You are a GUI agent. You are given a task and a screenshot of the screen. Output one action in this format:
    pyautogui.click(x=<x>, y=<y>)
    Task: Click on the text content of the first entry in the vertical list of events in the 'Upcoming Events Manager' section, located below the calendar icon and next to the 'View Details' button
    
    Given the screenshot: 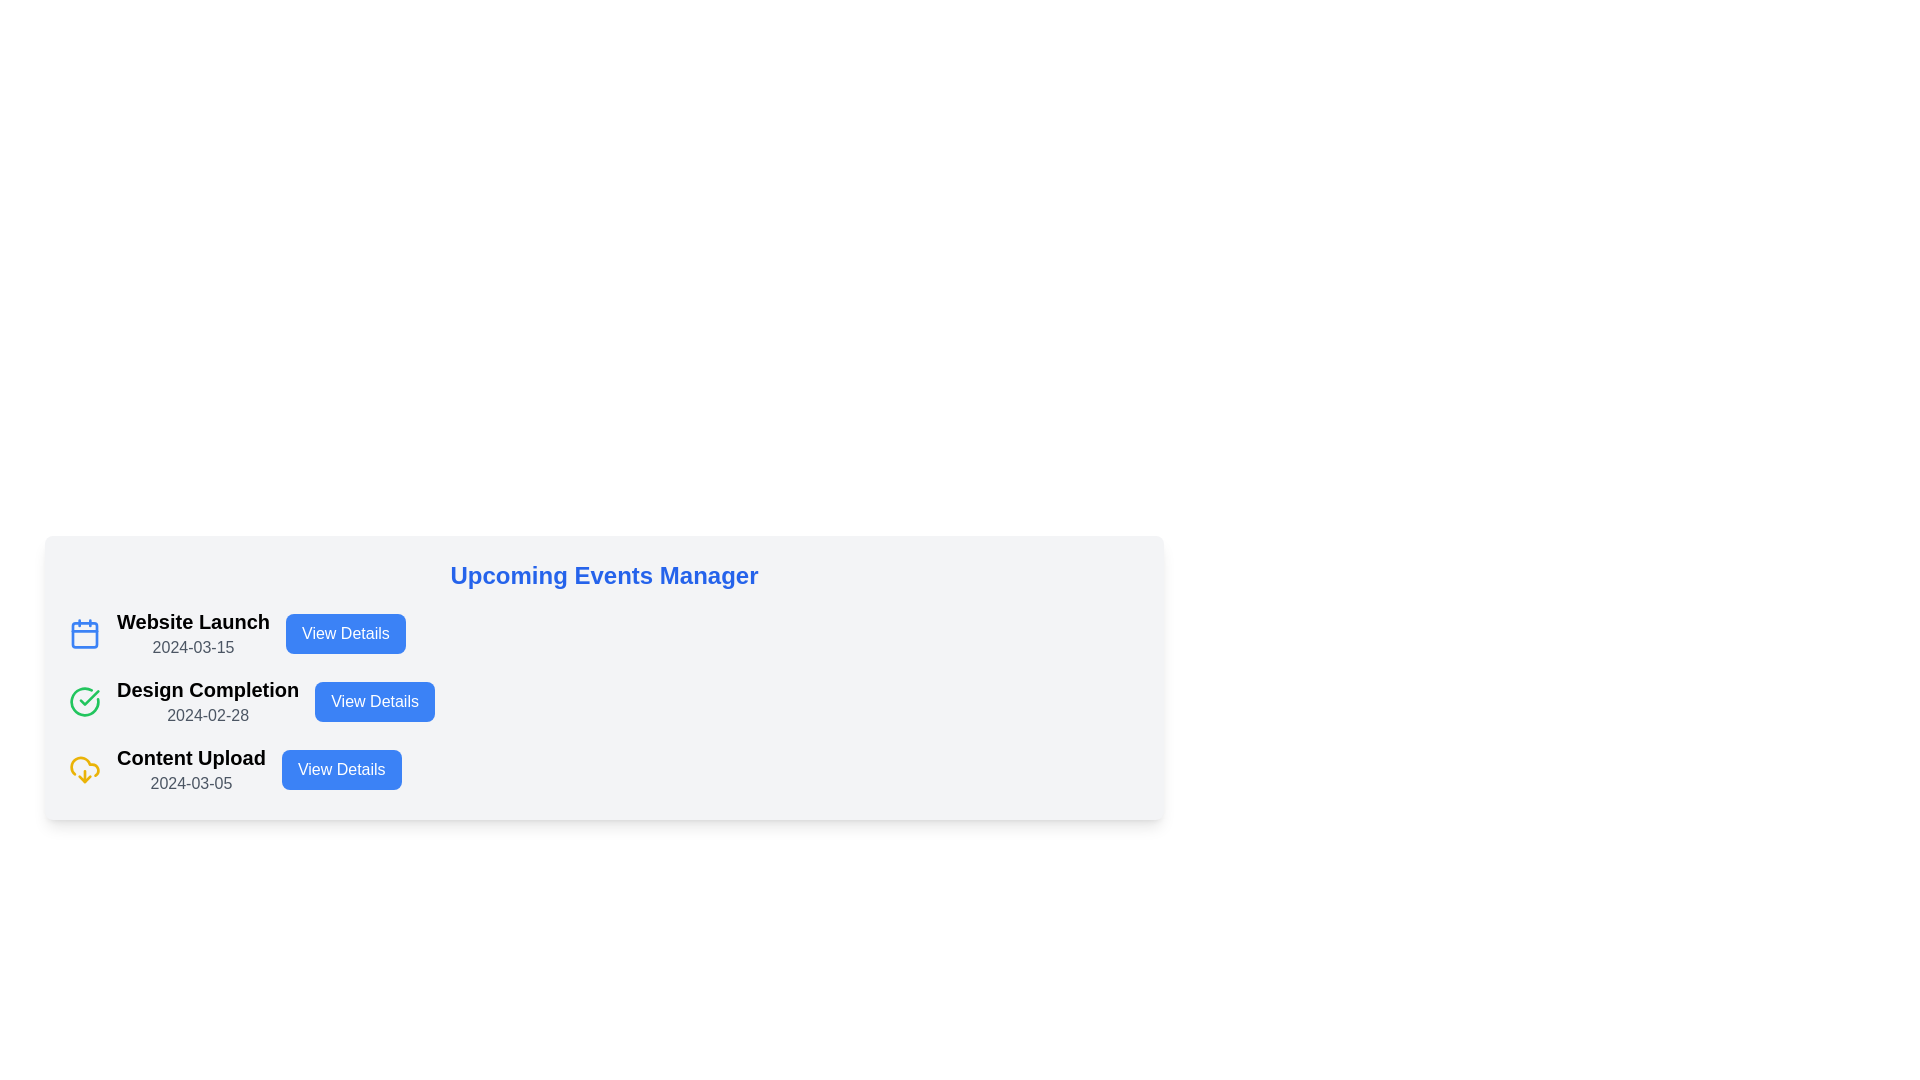 What is the action you would take?
    pyautogui.click(x=193, y=633)
    